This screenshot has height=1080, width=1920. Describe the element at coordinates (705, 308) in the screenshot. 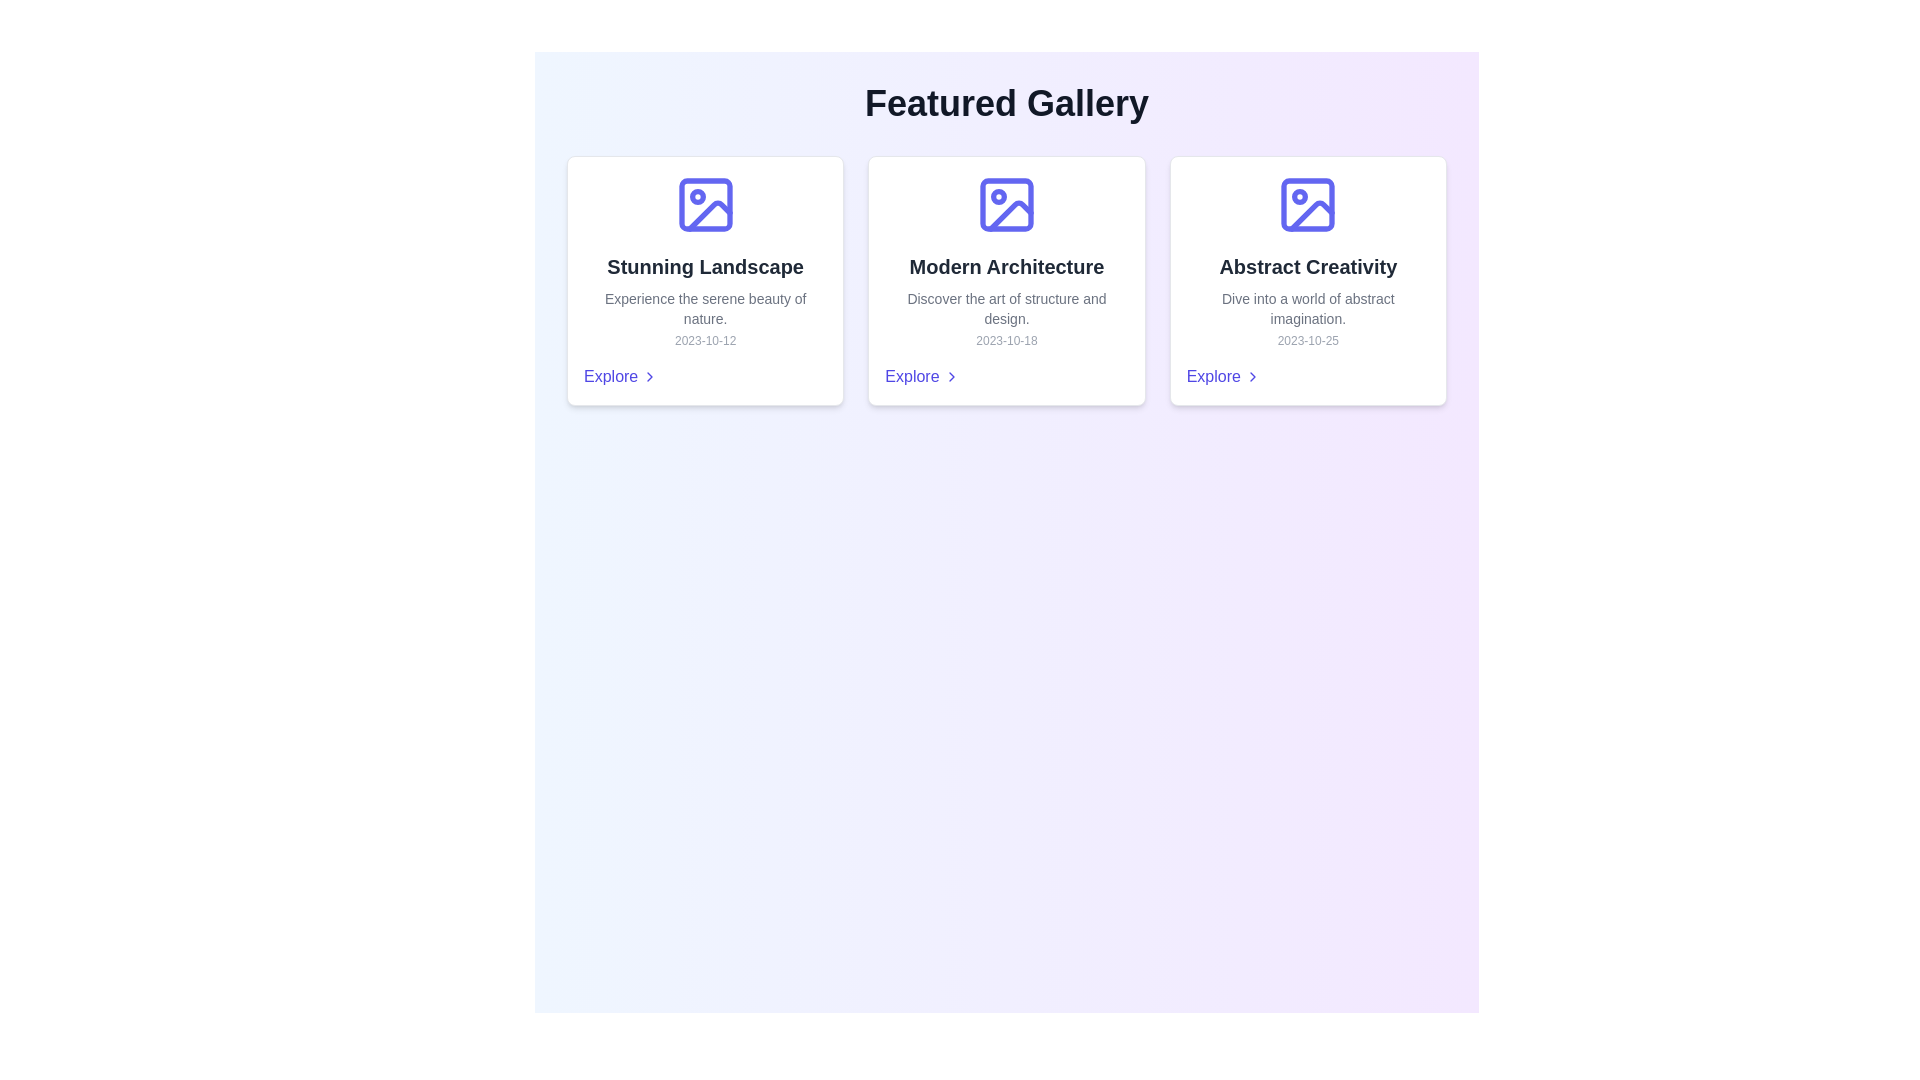

I see `the text label element styled in subdued gray color, located under the title 'Stunning Landscape' in the leftmost card` at that location.